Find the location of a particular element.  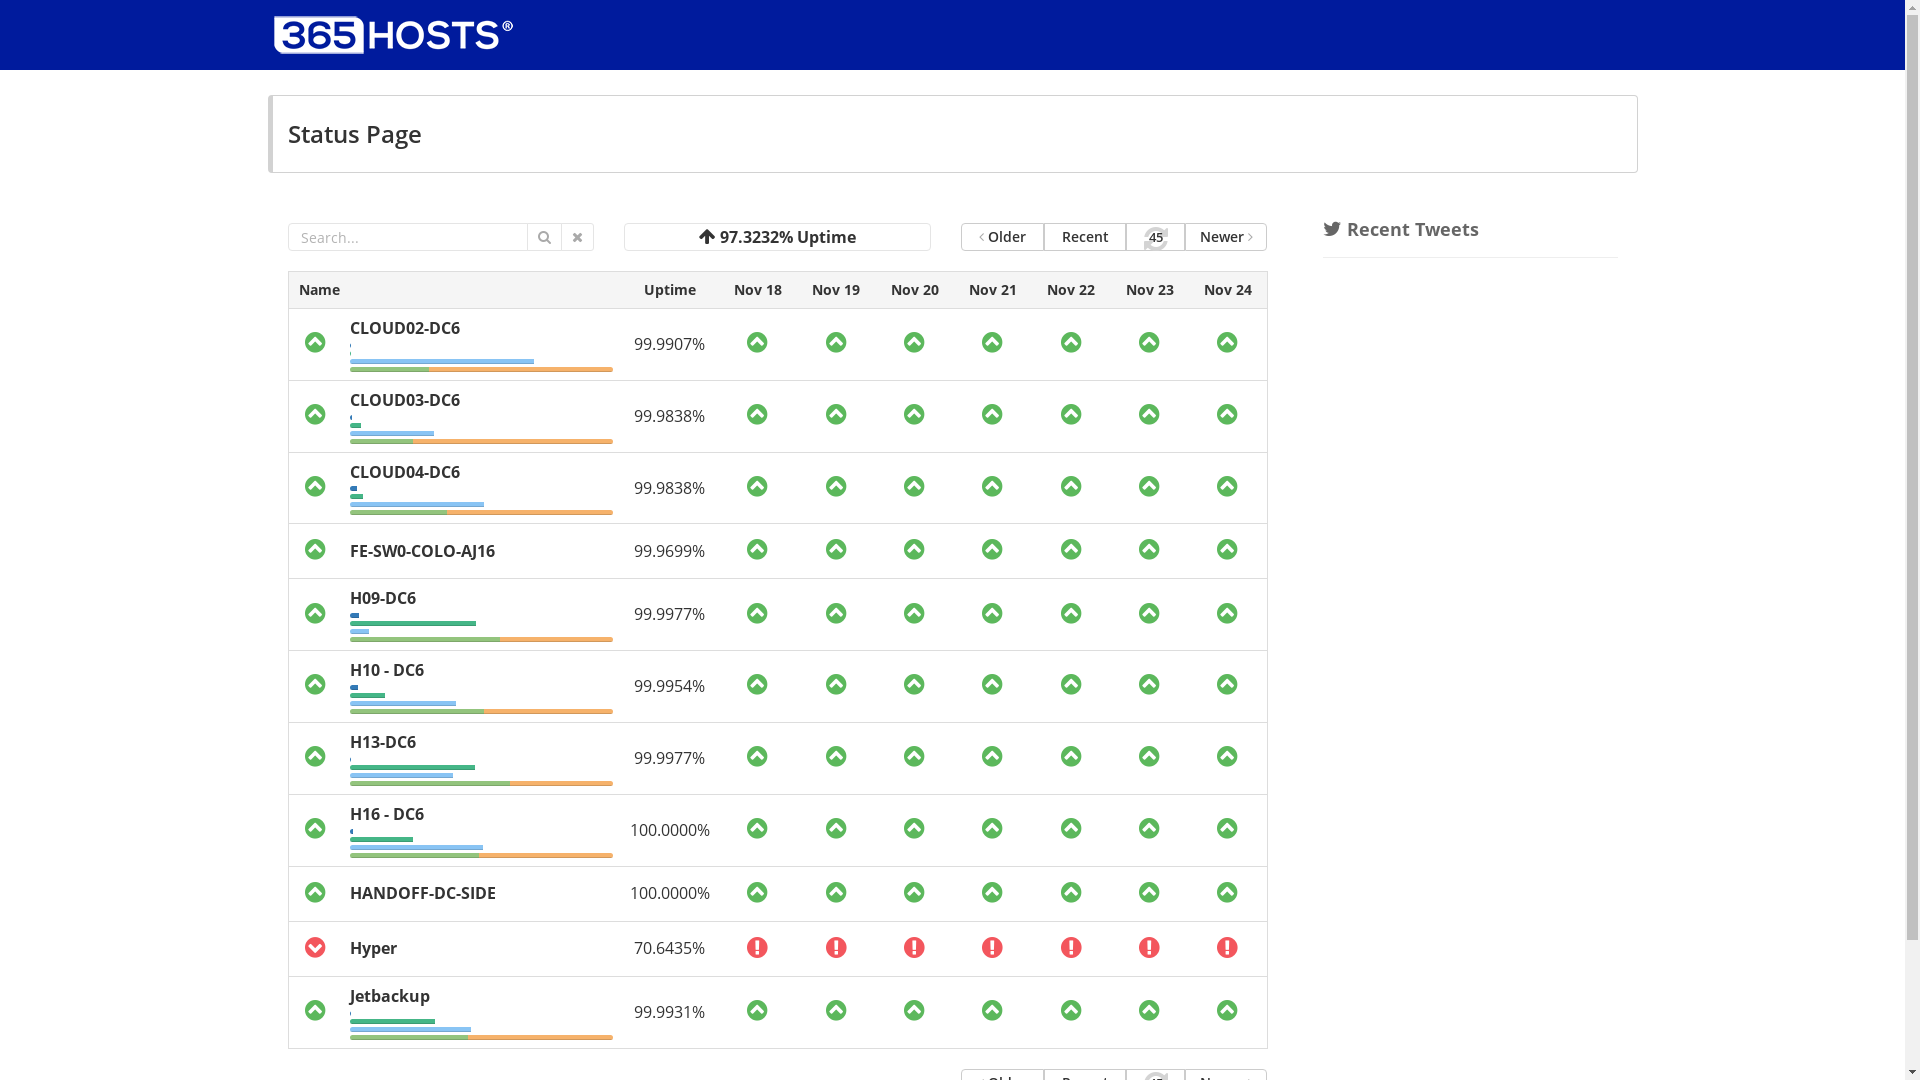

'Recent' is located at coordinates (1084, 235).